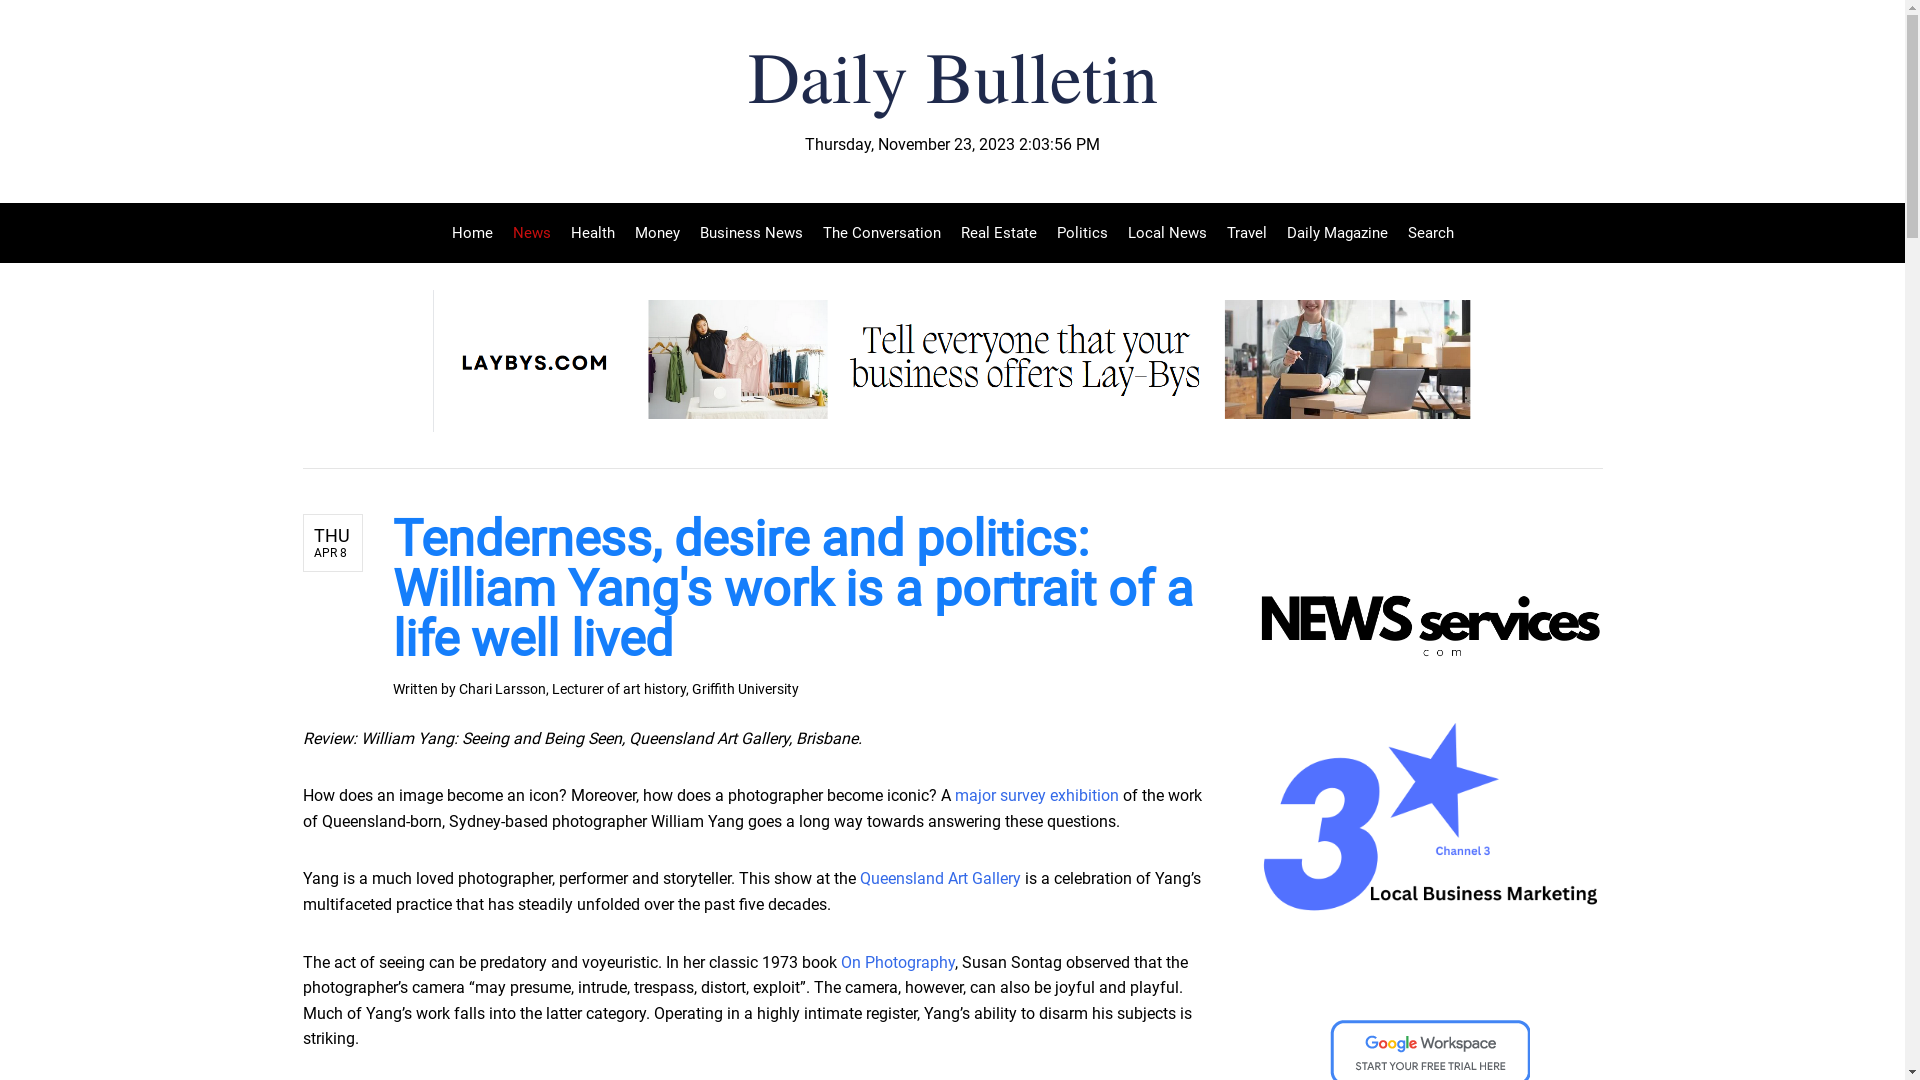 The width and height of the screenshot is (1920, 1080). Describe the element at coordinates (998, 231) in the screenshot. I see `'Real Estate'` at that location.